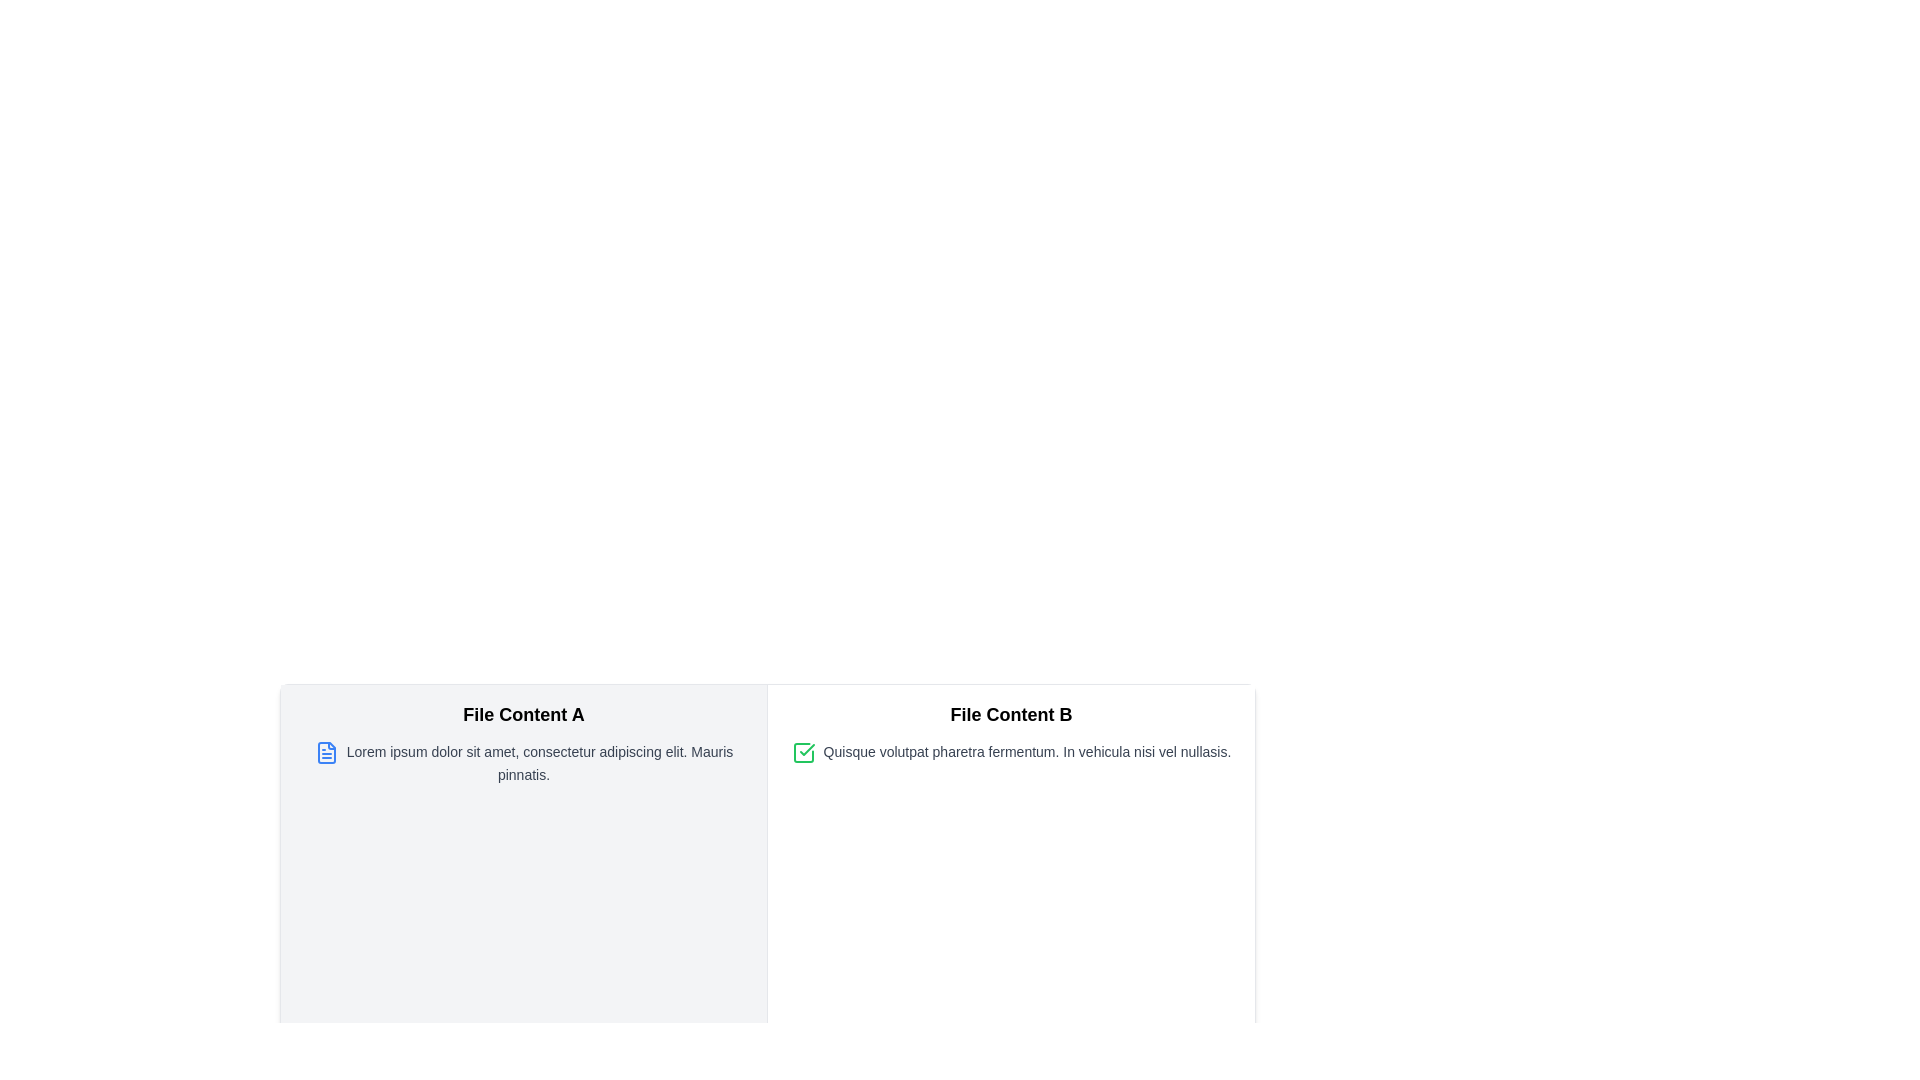 Image resolution: width=1920 pixels, height=1080 pixels. What do you see at coordinates (523, 763) in the screenshot?
I see `the text snippet reading 'Lorem ipsum dolor sit amet, consectetur adipiscing elit. Mauris pinnatis.' which is located below the title 'File Content A' and styled with a small font size and gray color` at bounding box center [523, 763].